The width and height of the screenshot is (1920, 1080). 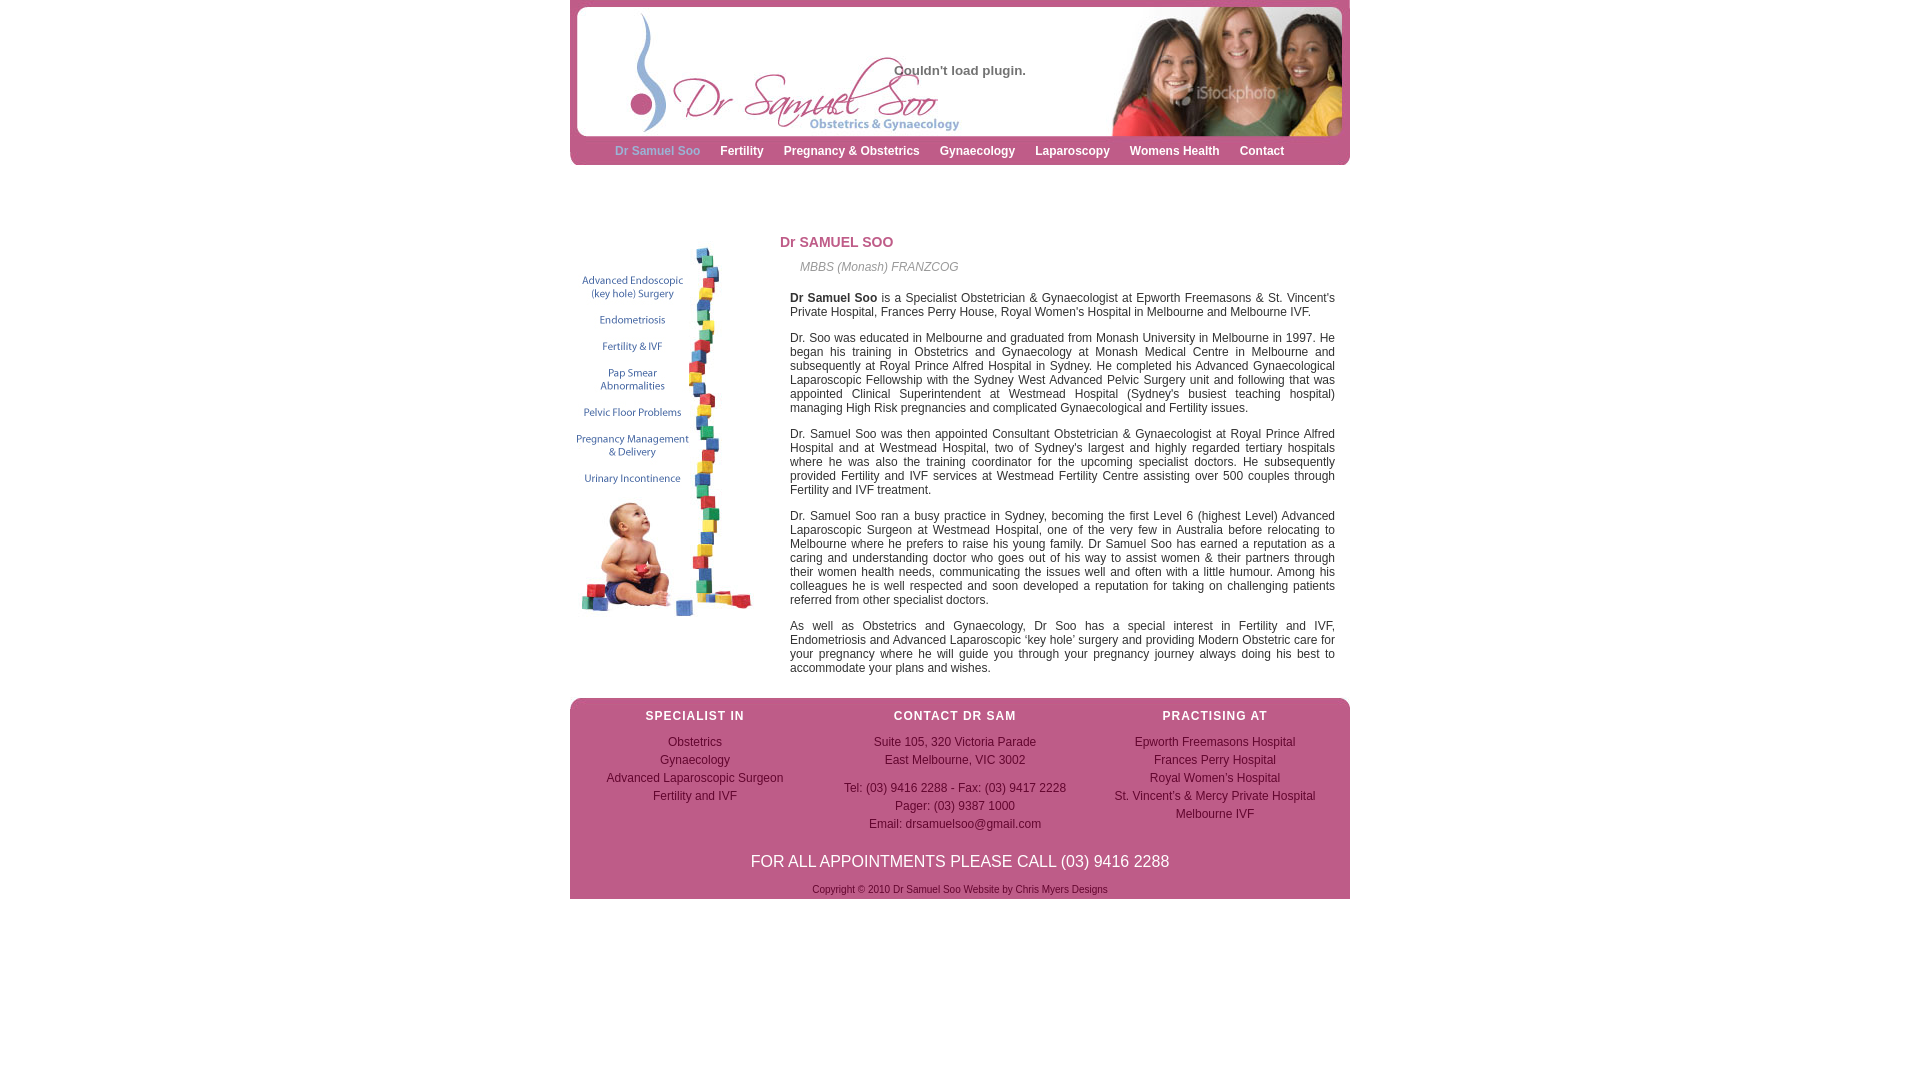 I want to click on 'drsamuelsoo@gmail.com', so click(x=974, y=824).